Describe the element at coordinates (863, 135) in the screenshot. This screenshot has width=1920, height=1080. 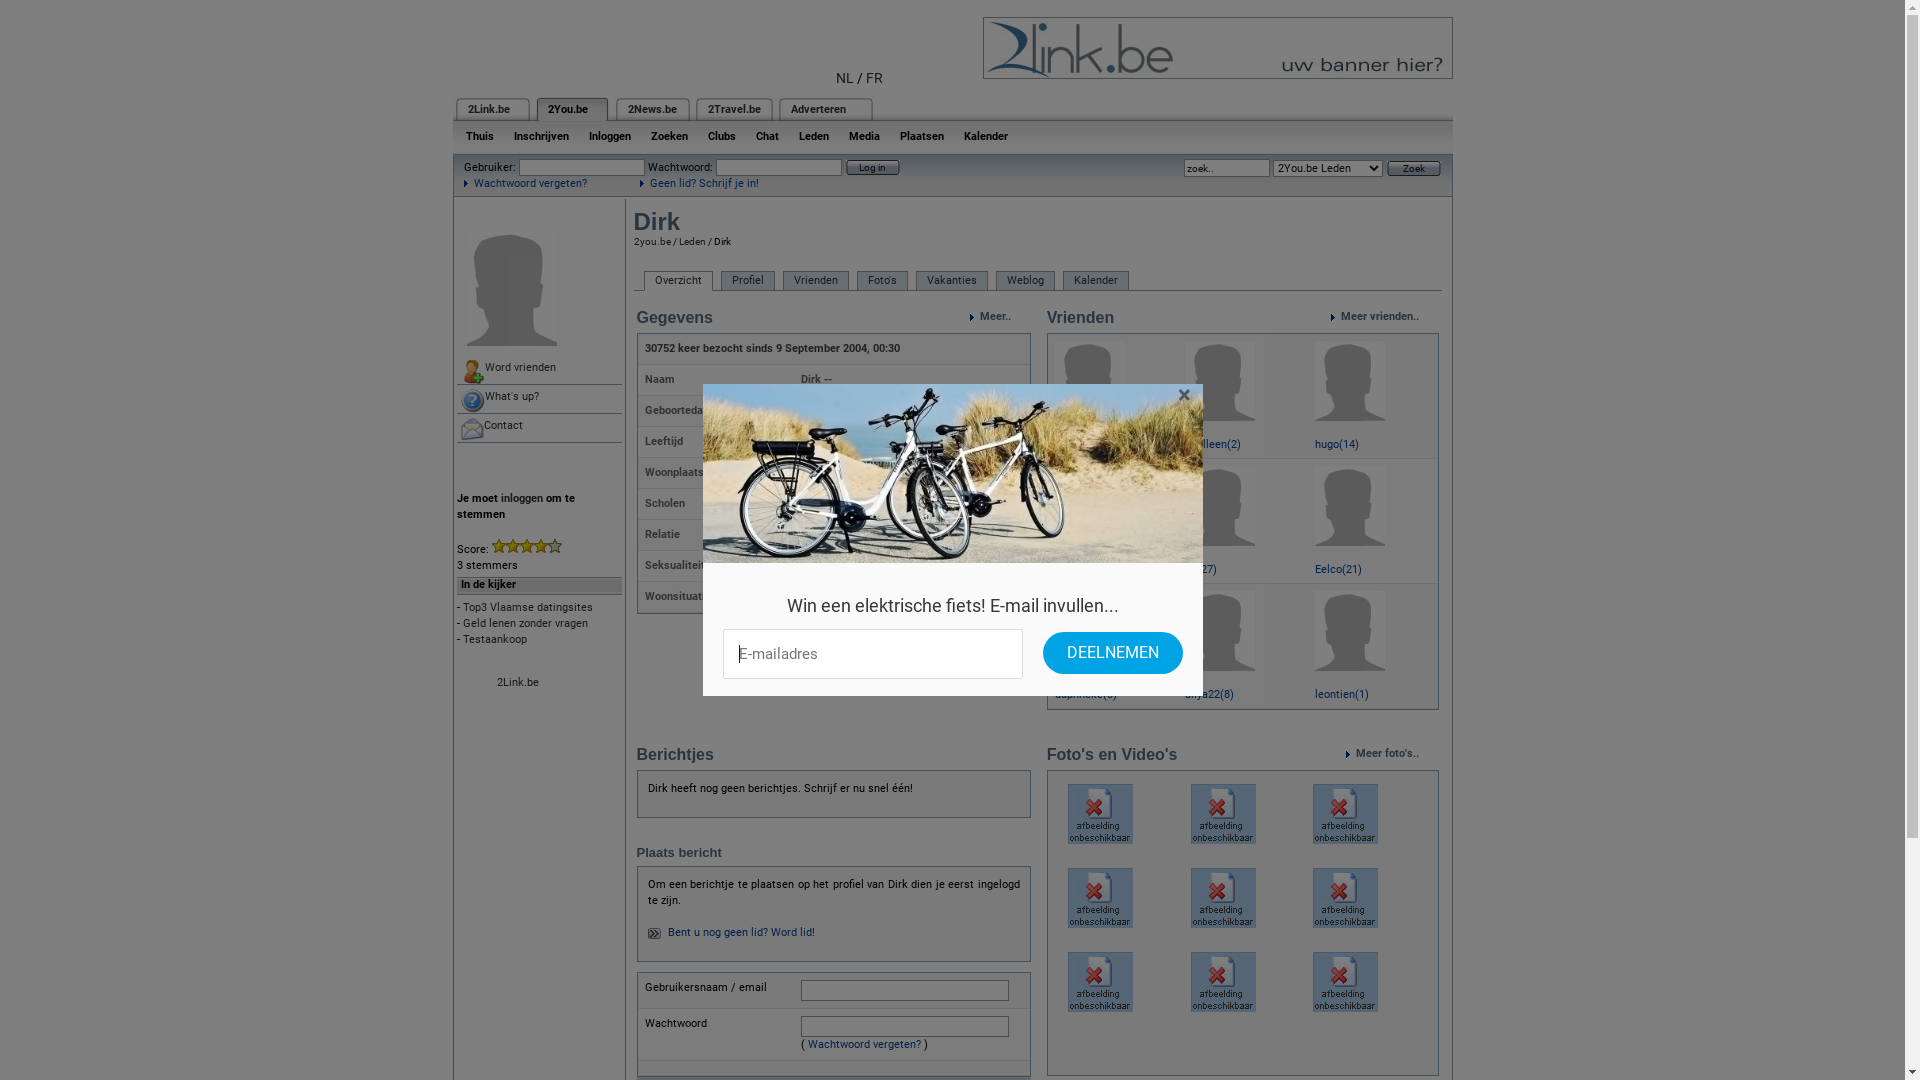
I see `'Media'` at that location.